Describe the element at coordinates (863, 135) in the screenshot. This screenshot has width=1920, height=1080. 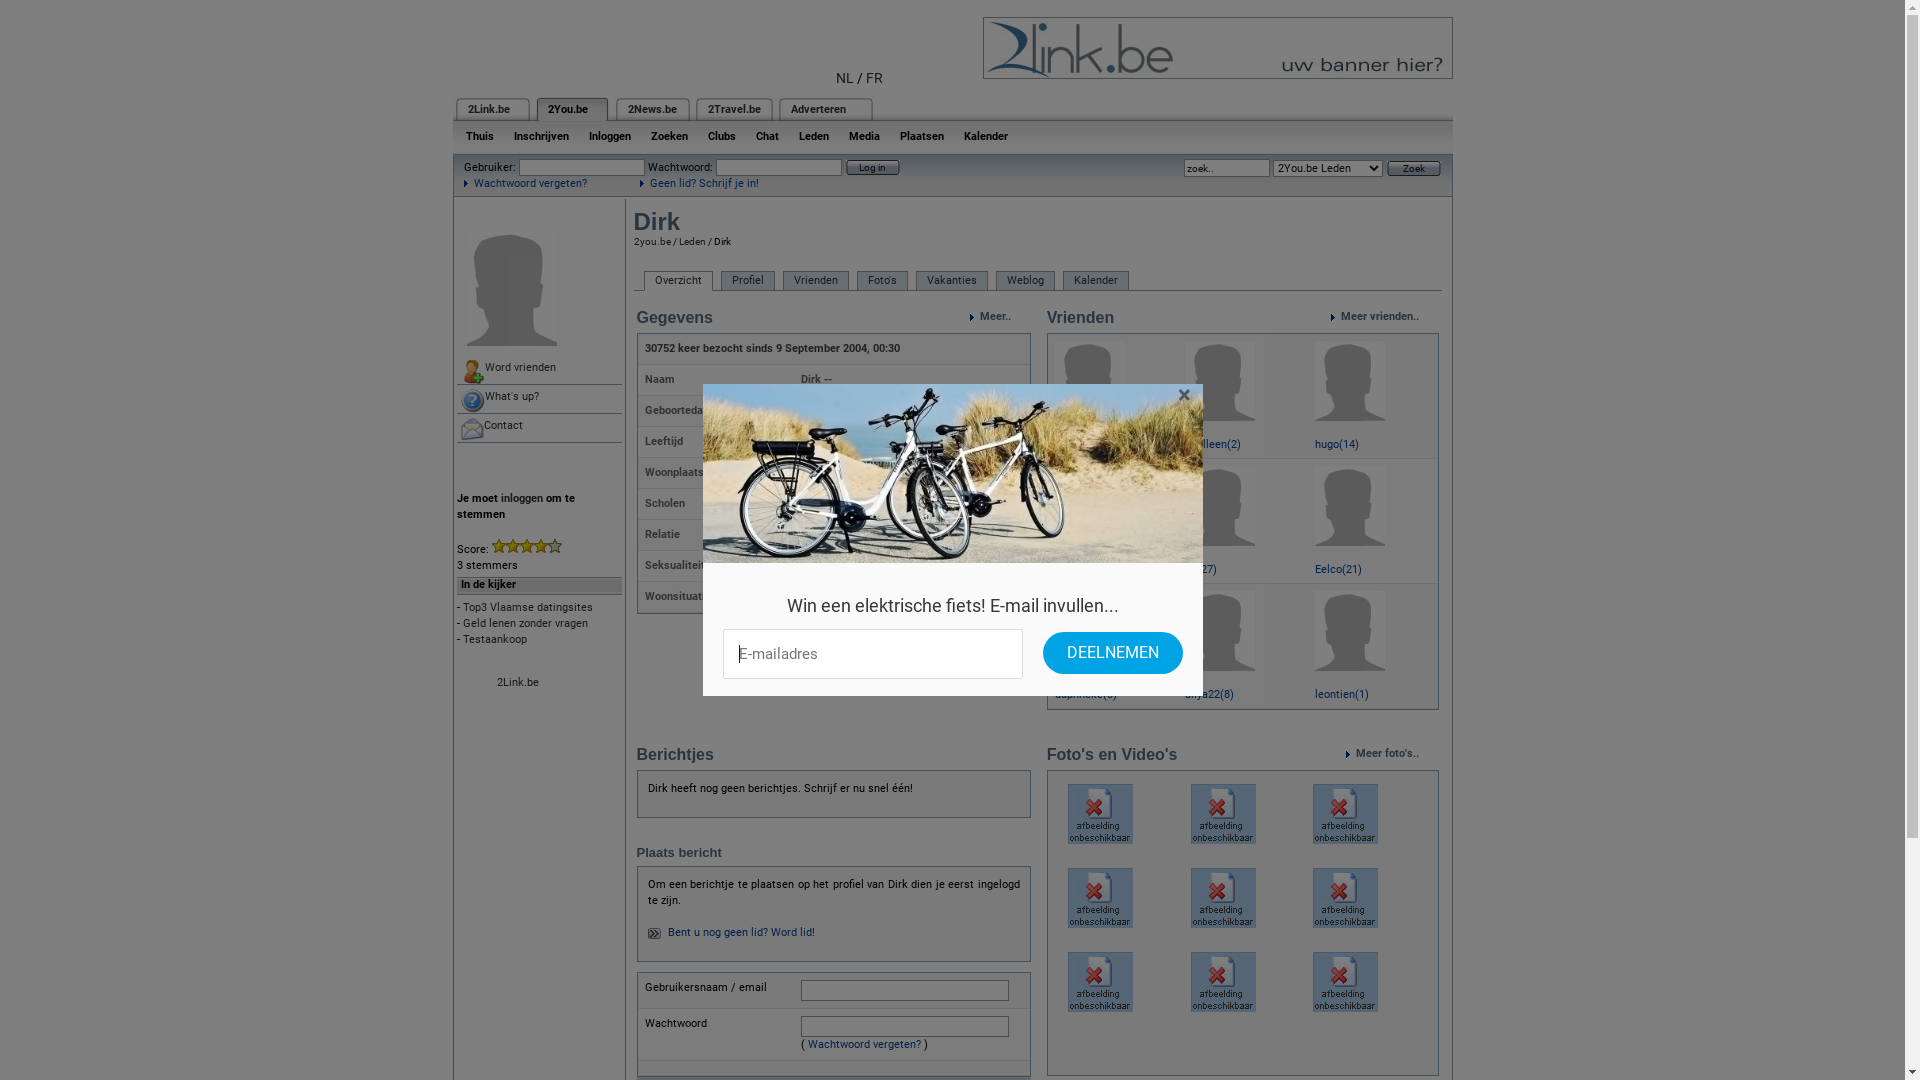
I see `'Media'` at that location.